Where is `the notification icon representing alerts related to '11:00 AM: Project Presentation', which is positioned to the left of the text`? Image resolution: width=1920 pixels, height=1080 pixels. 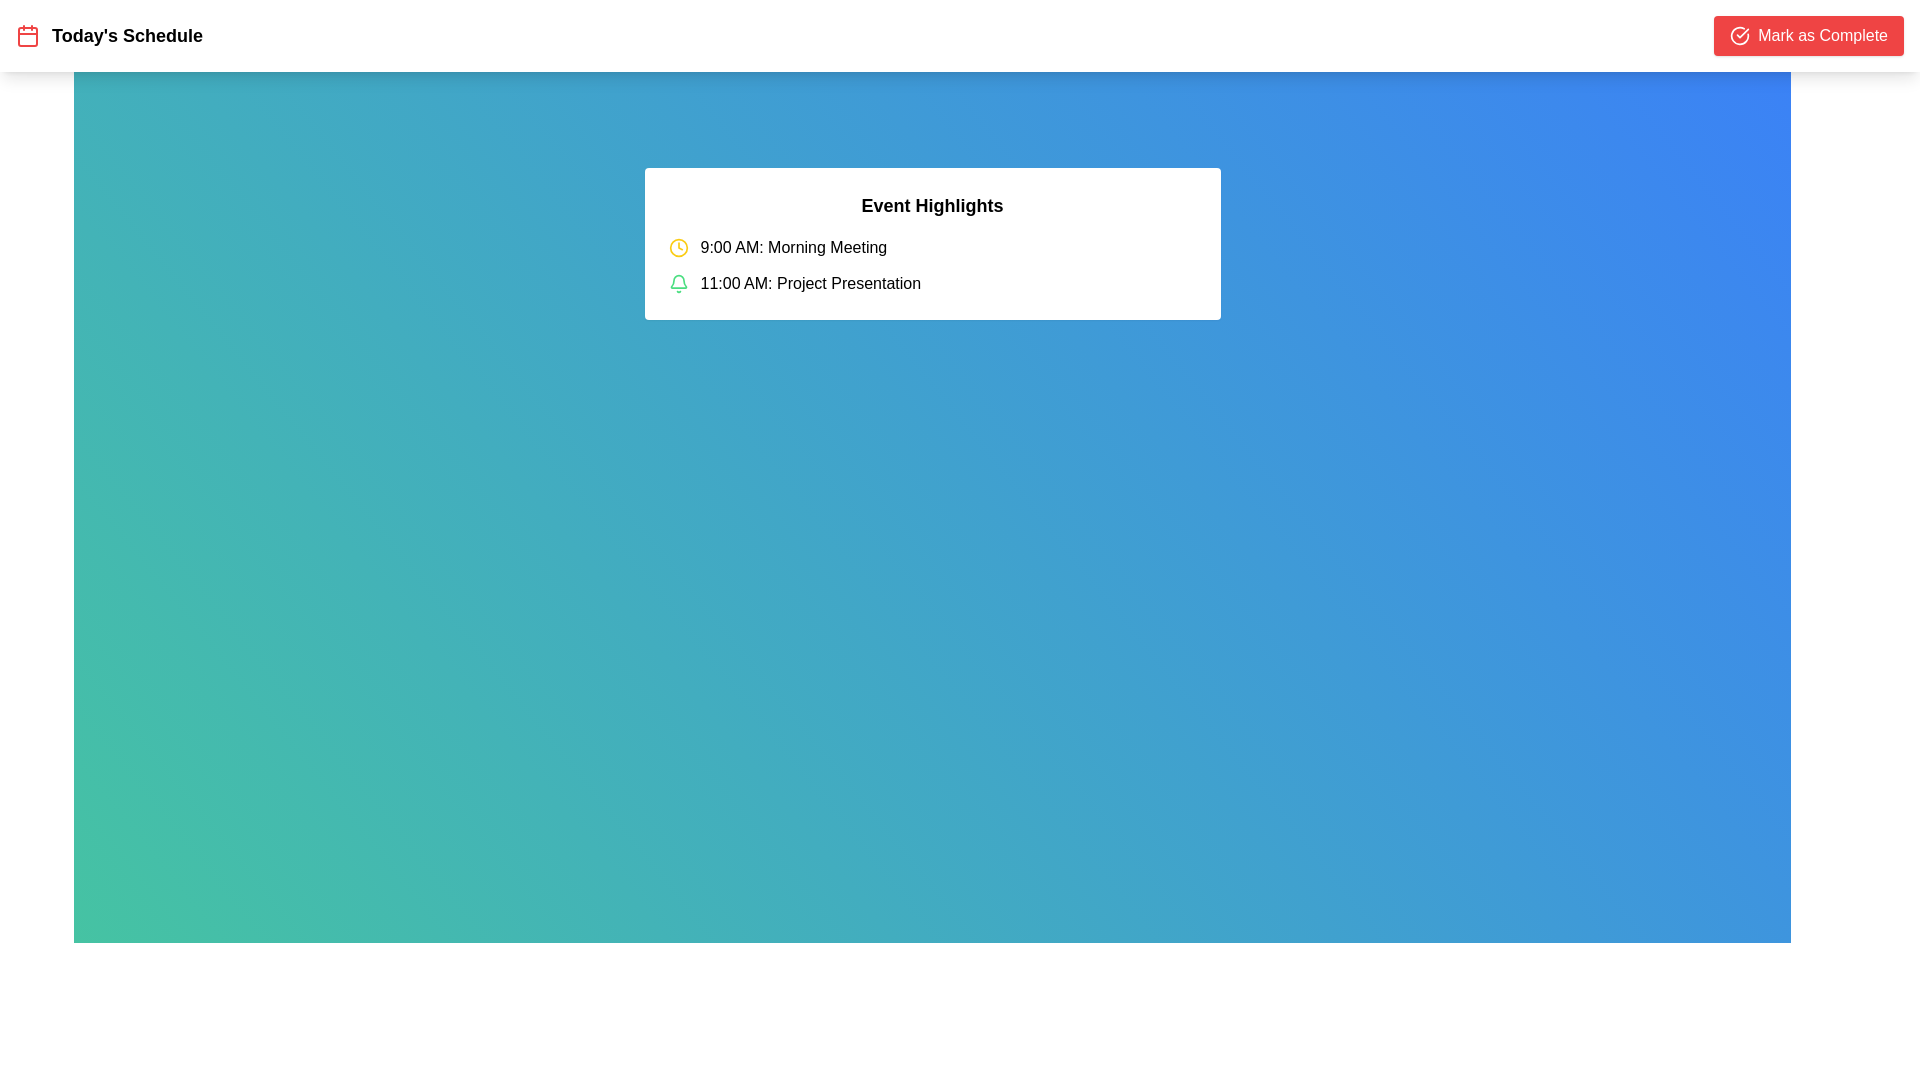
the notification icon representing alerts related to '11:00 AM: Project Presentation', which is positioned to the left of the text is located at coordinates (678, 284).